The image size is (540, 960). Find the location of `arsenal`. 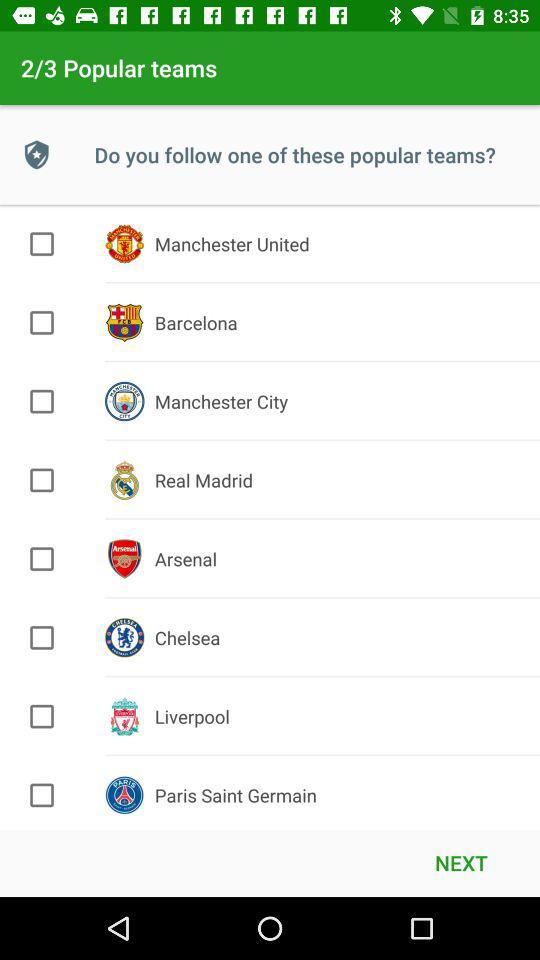

arsenal is located at coordinates (42, 559).